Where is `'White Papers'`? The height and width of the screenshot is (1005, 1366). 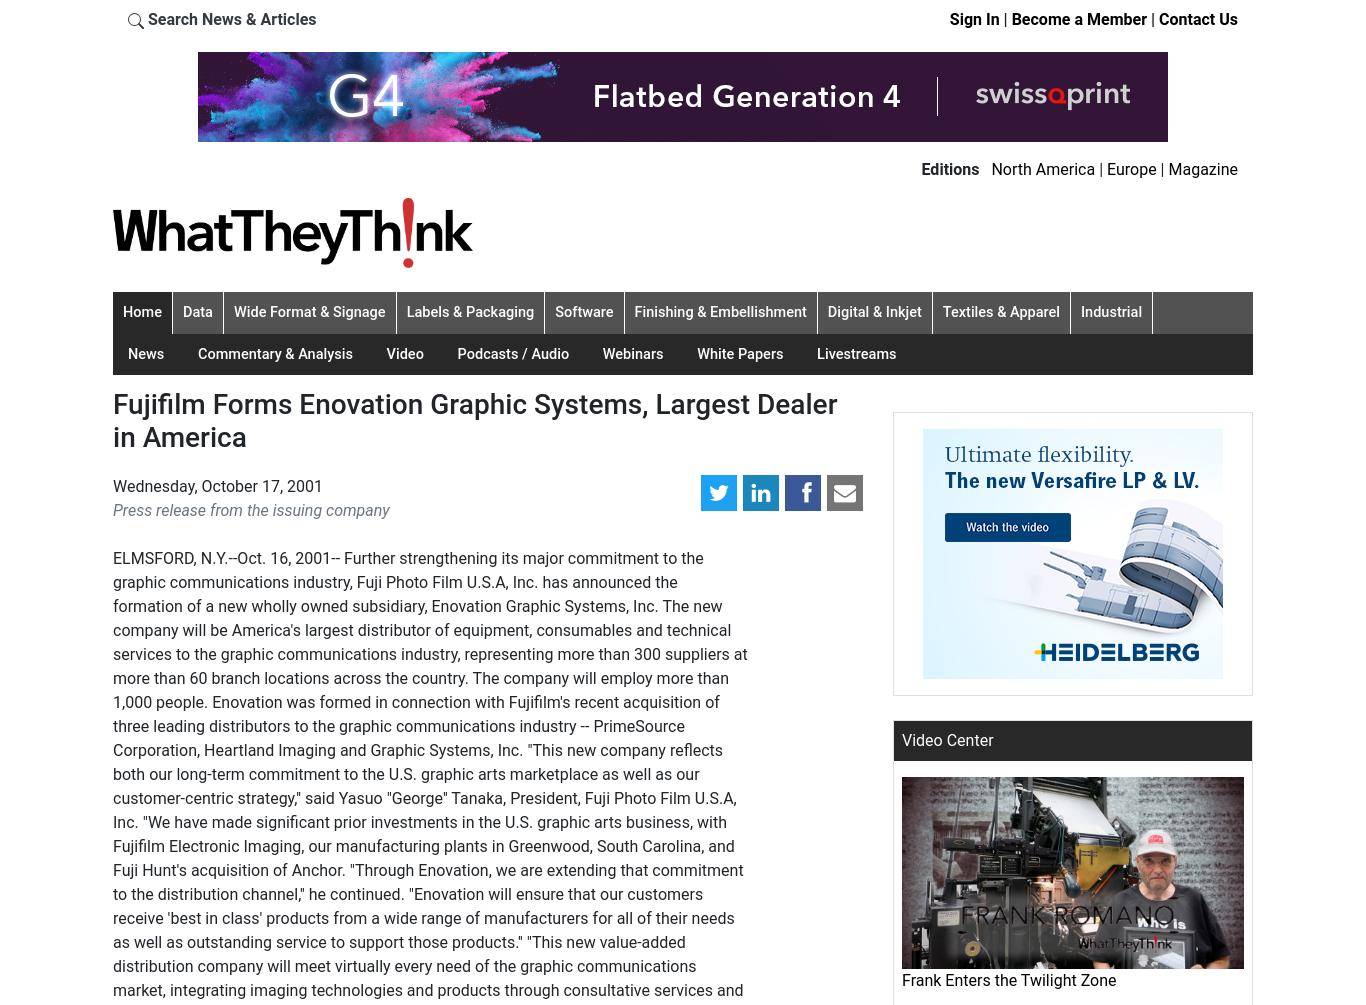 'White Papers' is located at coordinates (739, 353).